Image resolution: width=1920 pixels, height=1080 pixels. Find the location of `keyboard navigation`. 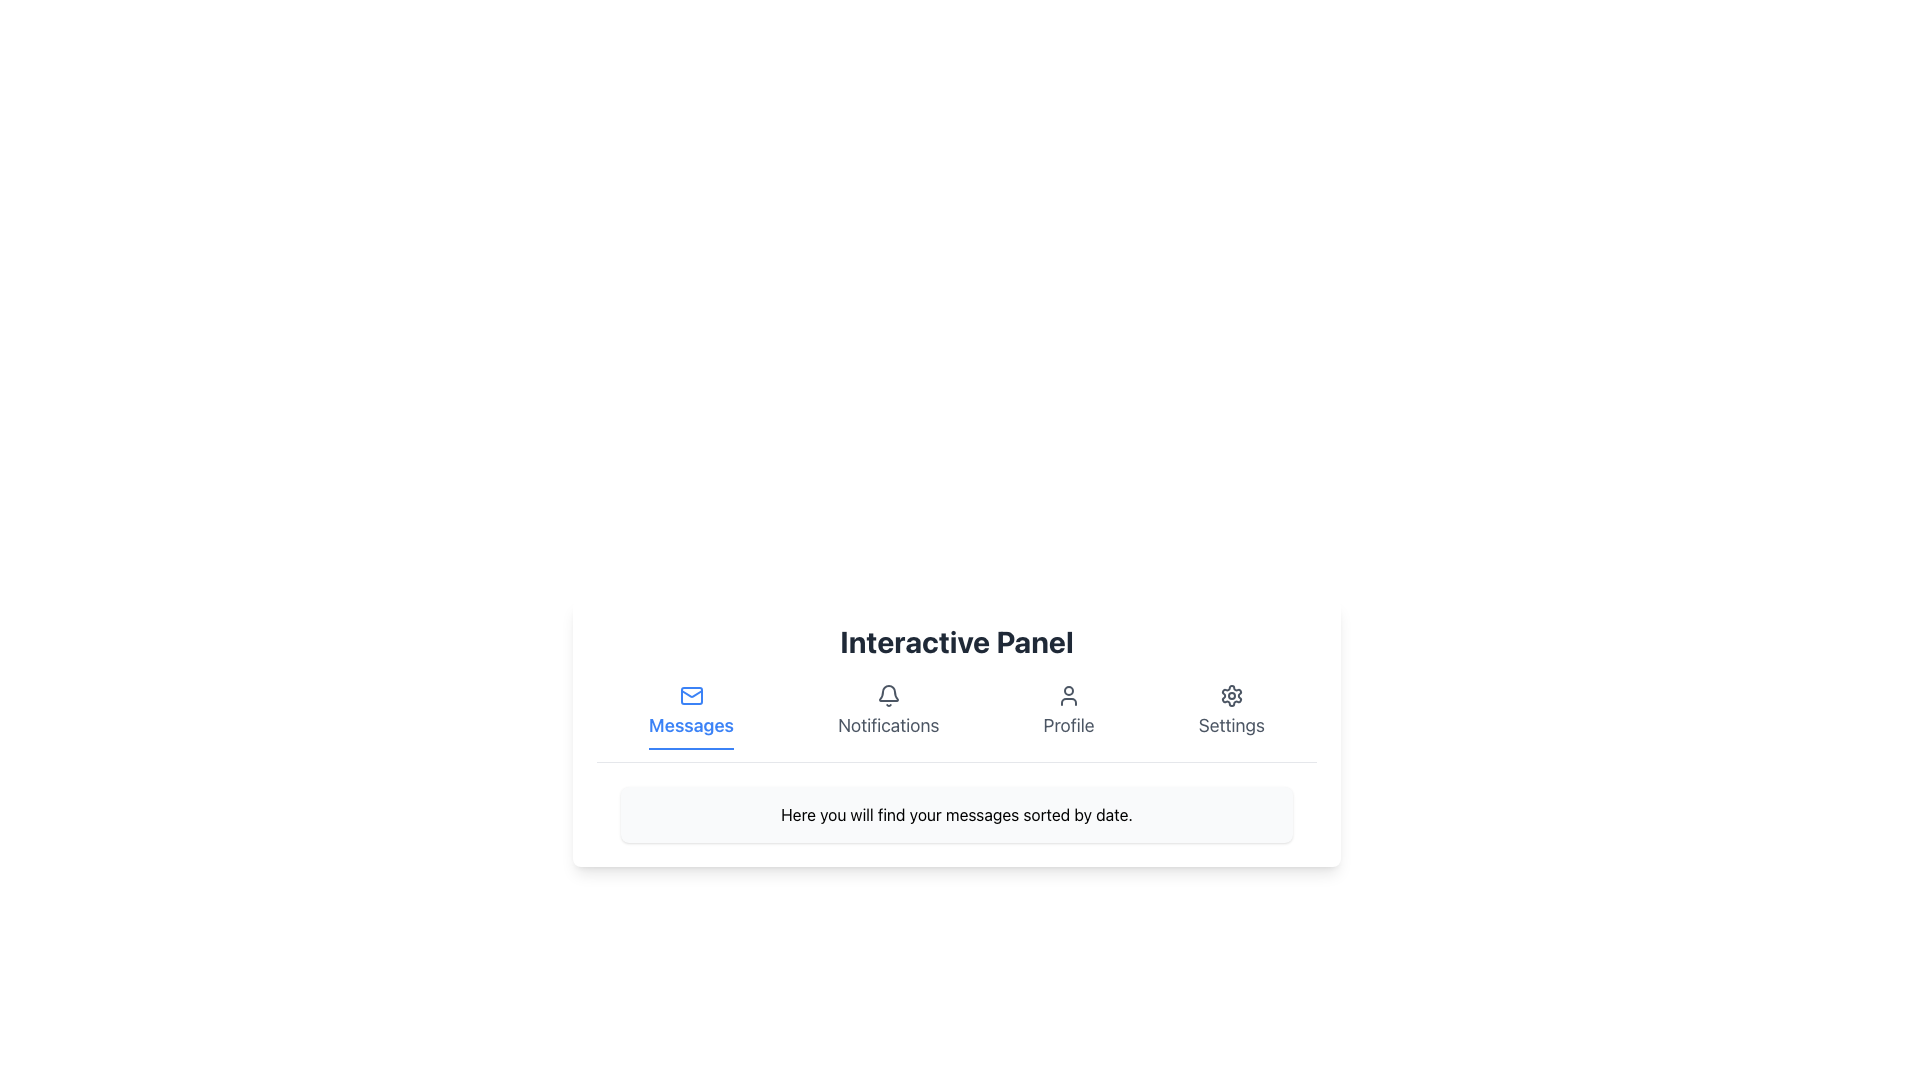

keyboard navigation is located at coordinates (887, 692).